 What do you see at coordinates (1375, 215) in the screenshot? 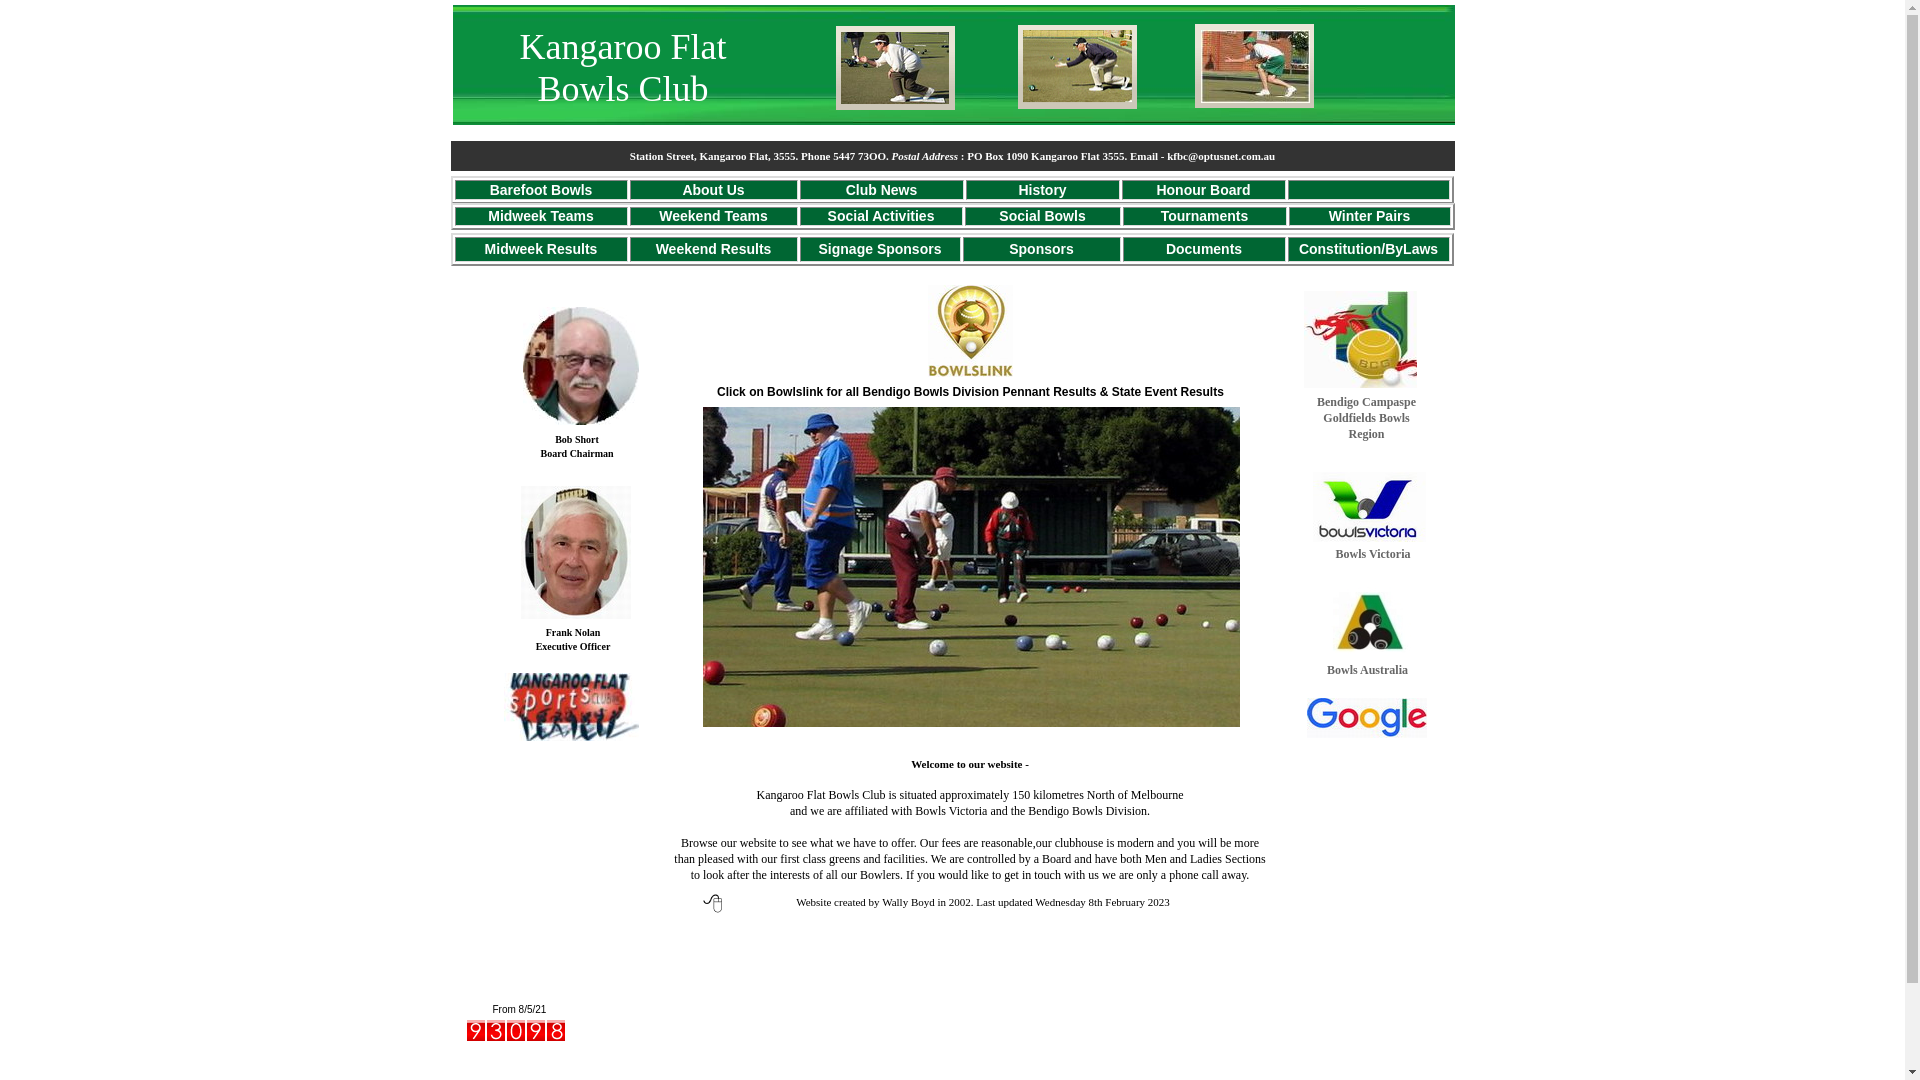
I see `'inter Pairs'` at bounding box center [1375, 215].